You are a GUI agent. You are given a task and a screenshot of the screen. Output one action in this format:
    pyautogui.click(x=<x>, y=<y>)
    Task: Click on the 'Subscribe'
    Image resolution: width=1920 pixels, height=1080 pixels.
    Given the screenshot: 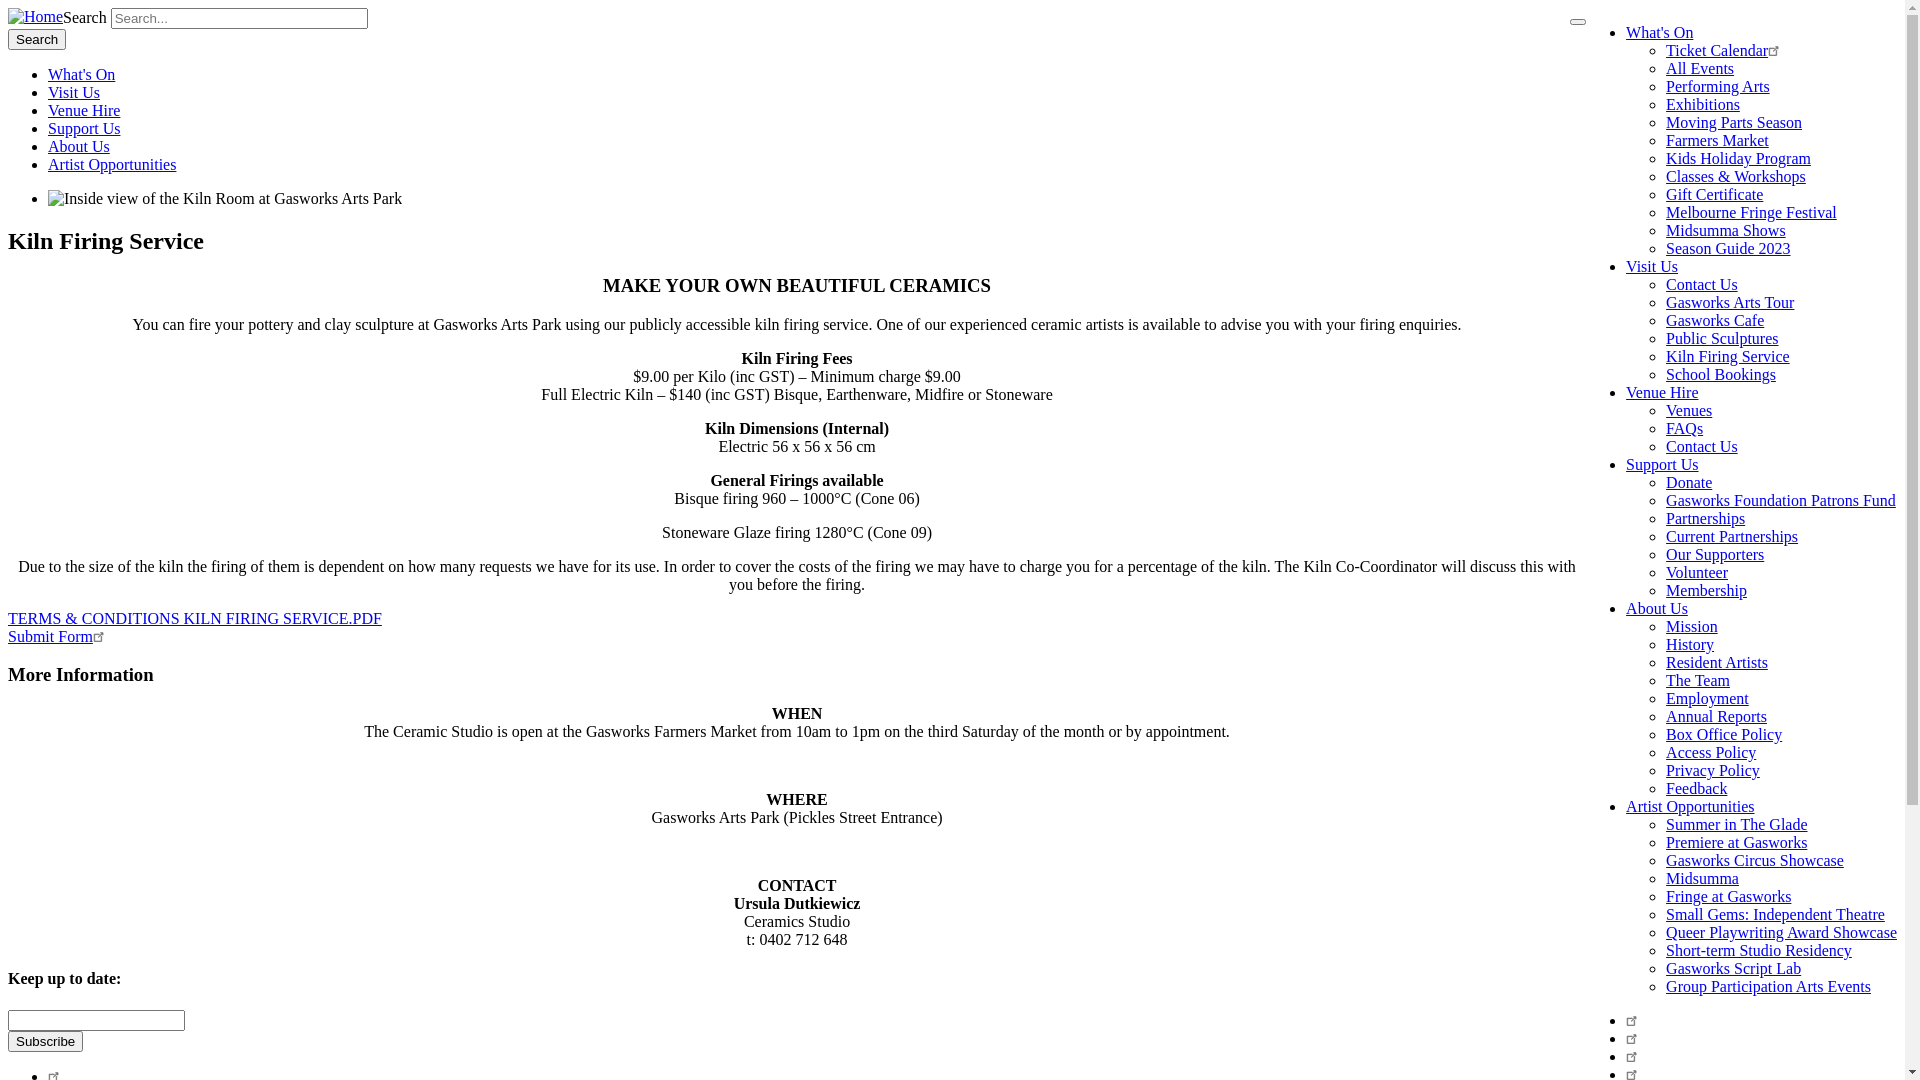 What is the action you would take?
    pyautogui.click(x=45, y=1039)
    